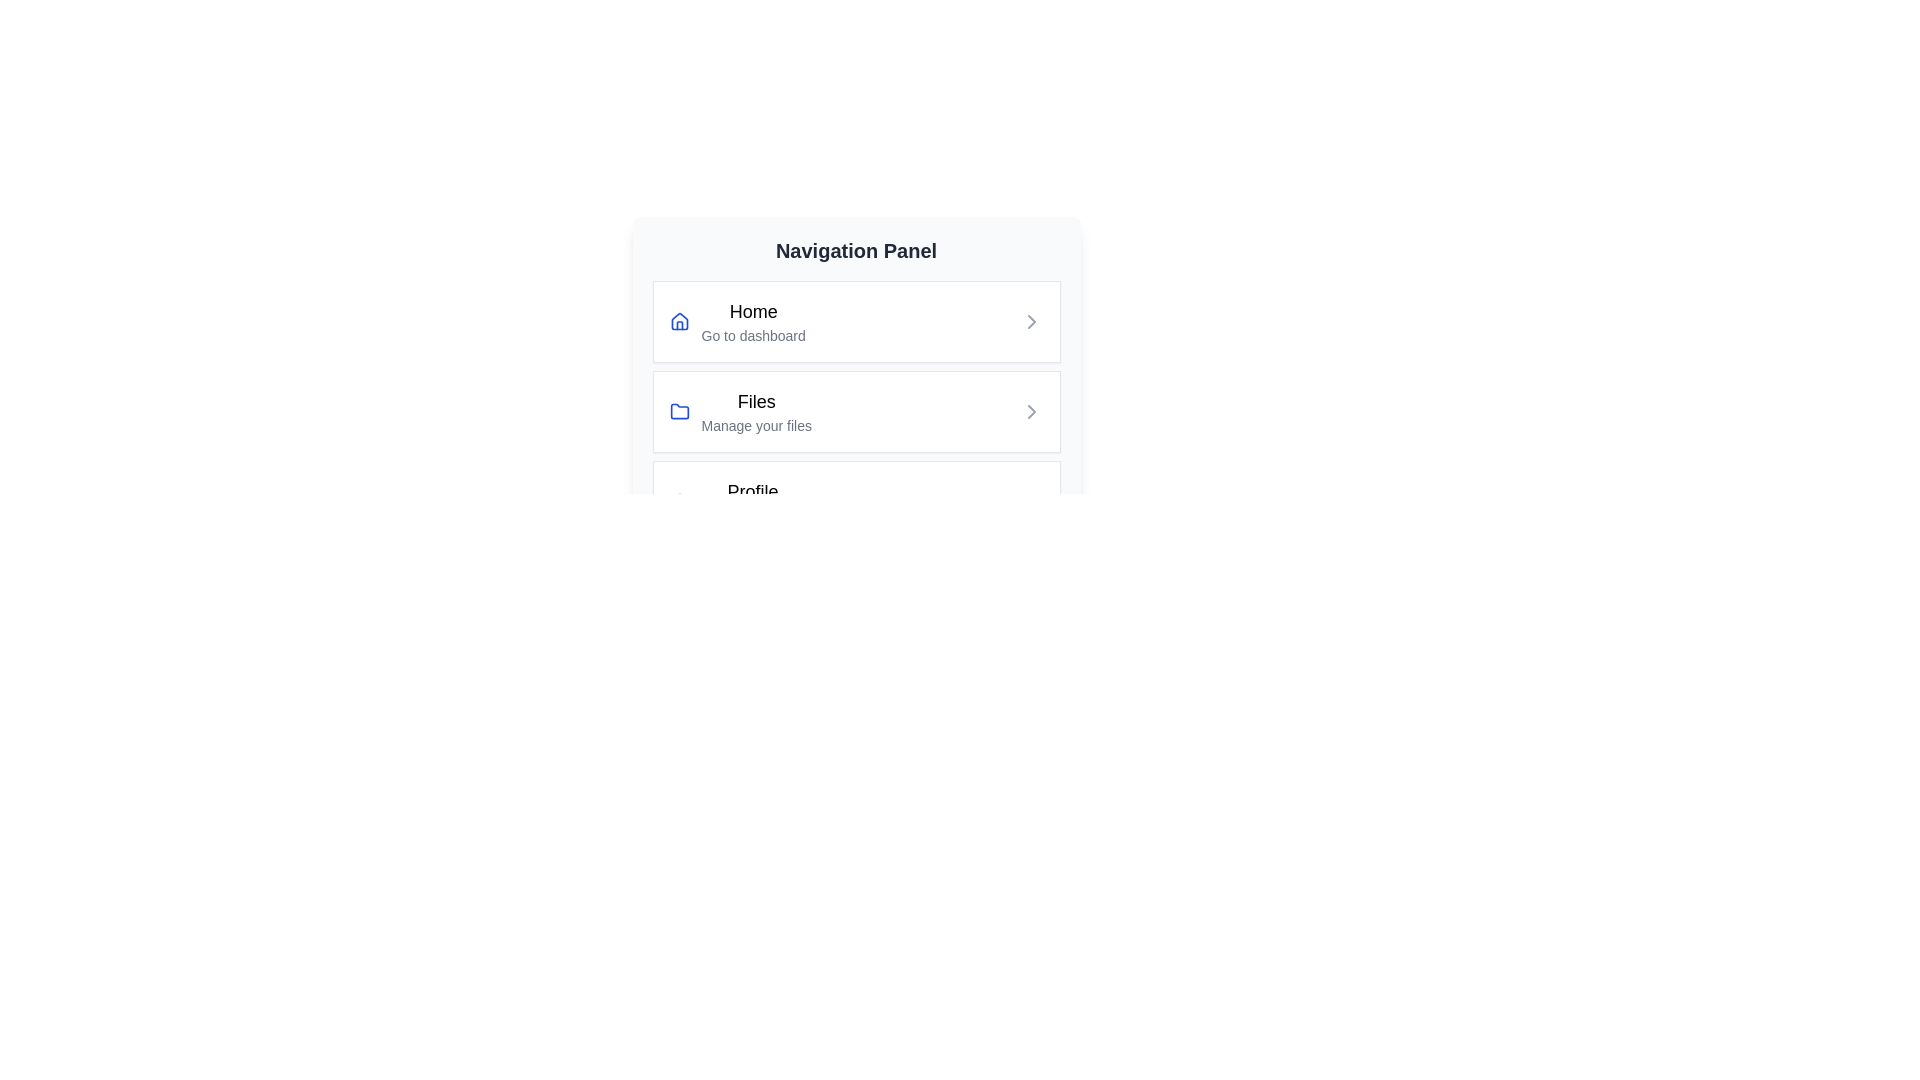 This screenshot has height=1080, width=1920. What do you see at coordinates (755, 424) in the screenshot?
I see `text of the descriptive label for the 'Files' navigation option, which provides additional context about managing files` at bounding box center [755, 424].